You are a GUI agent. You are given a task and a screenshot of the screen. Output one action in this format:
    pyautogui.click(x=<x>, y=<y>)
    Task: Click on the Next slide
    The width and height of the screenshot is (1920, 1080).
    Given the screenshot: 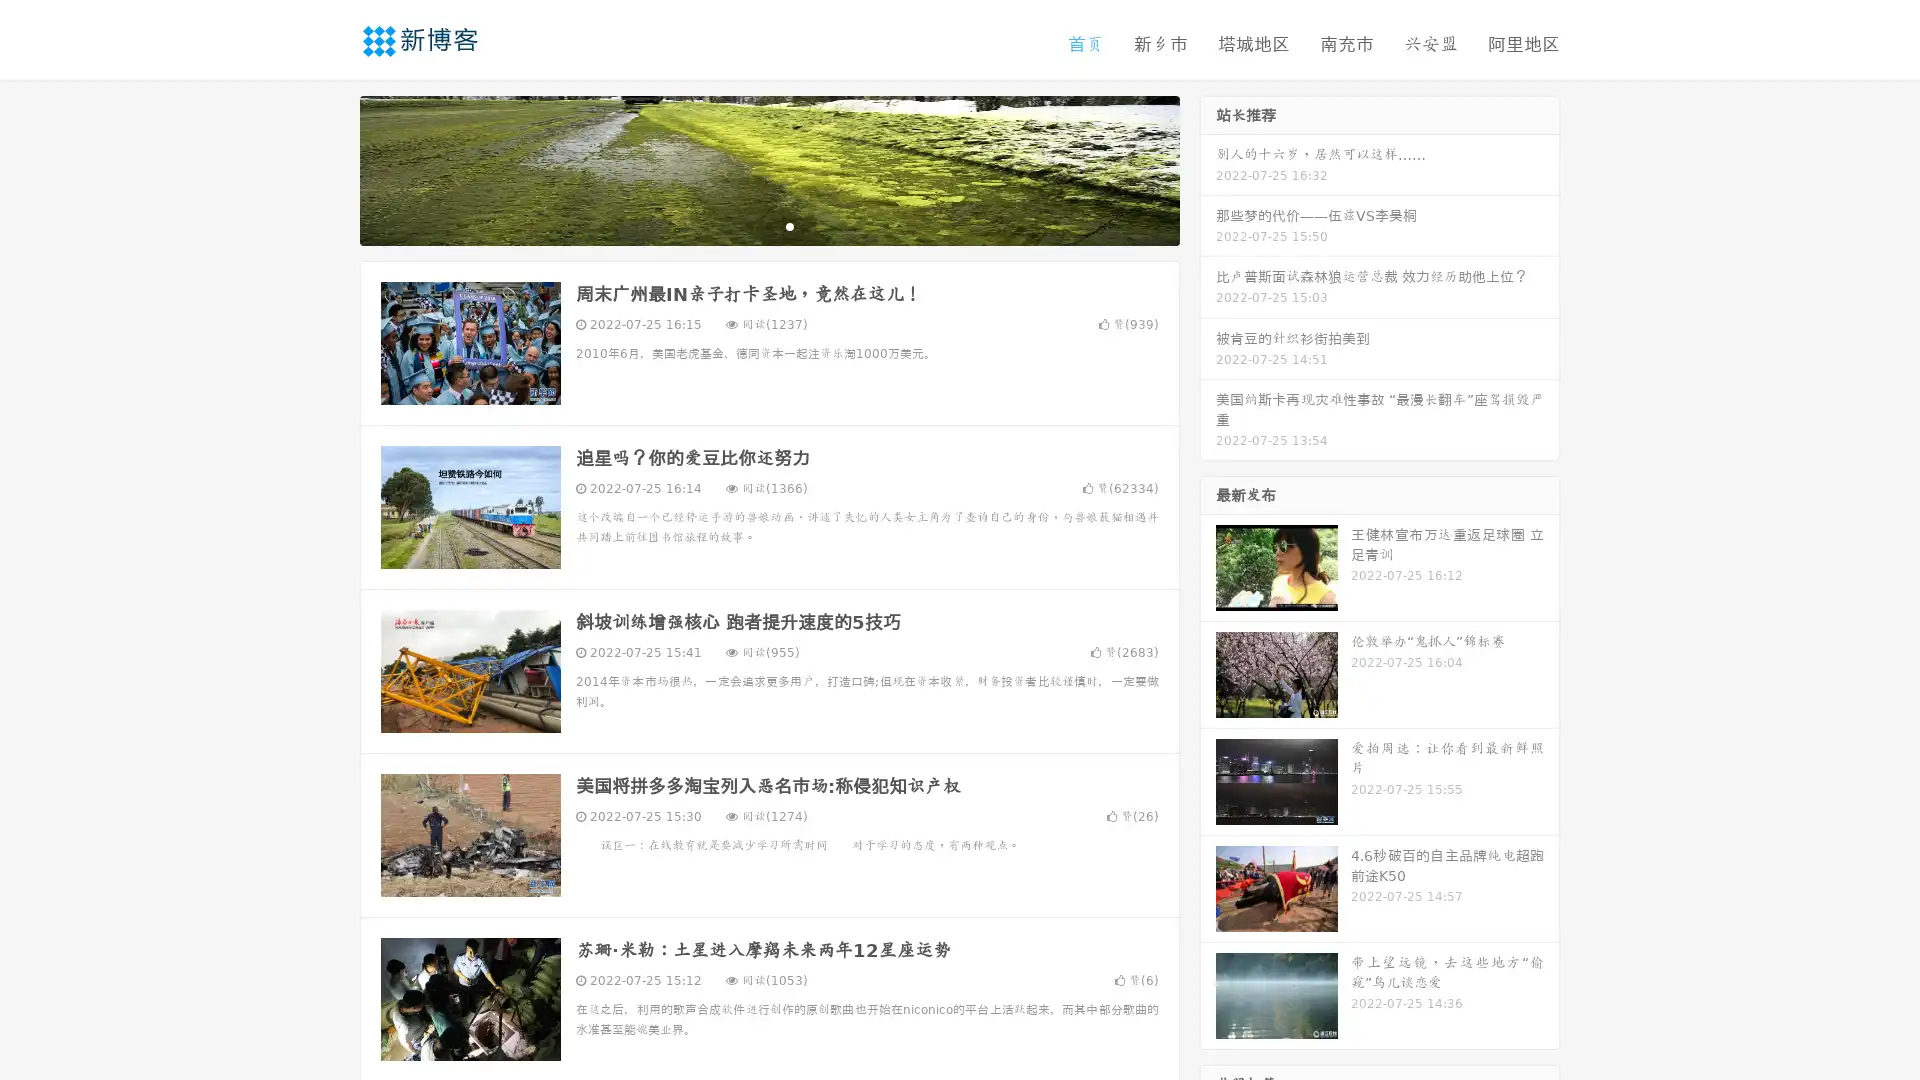 What is the action you would take?
    pyautogui.click(x=1208, y=168)
    